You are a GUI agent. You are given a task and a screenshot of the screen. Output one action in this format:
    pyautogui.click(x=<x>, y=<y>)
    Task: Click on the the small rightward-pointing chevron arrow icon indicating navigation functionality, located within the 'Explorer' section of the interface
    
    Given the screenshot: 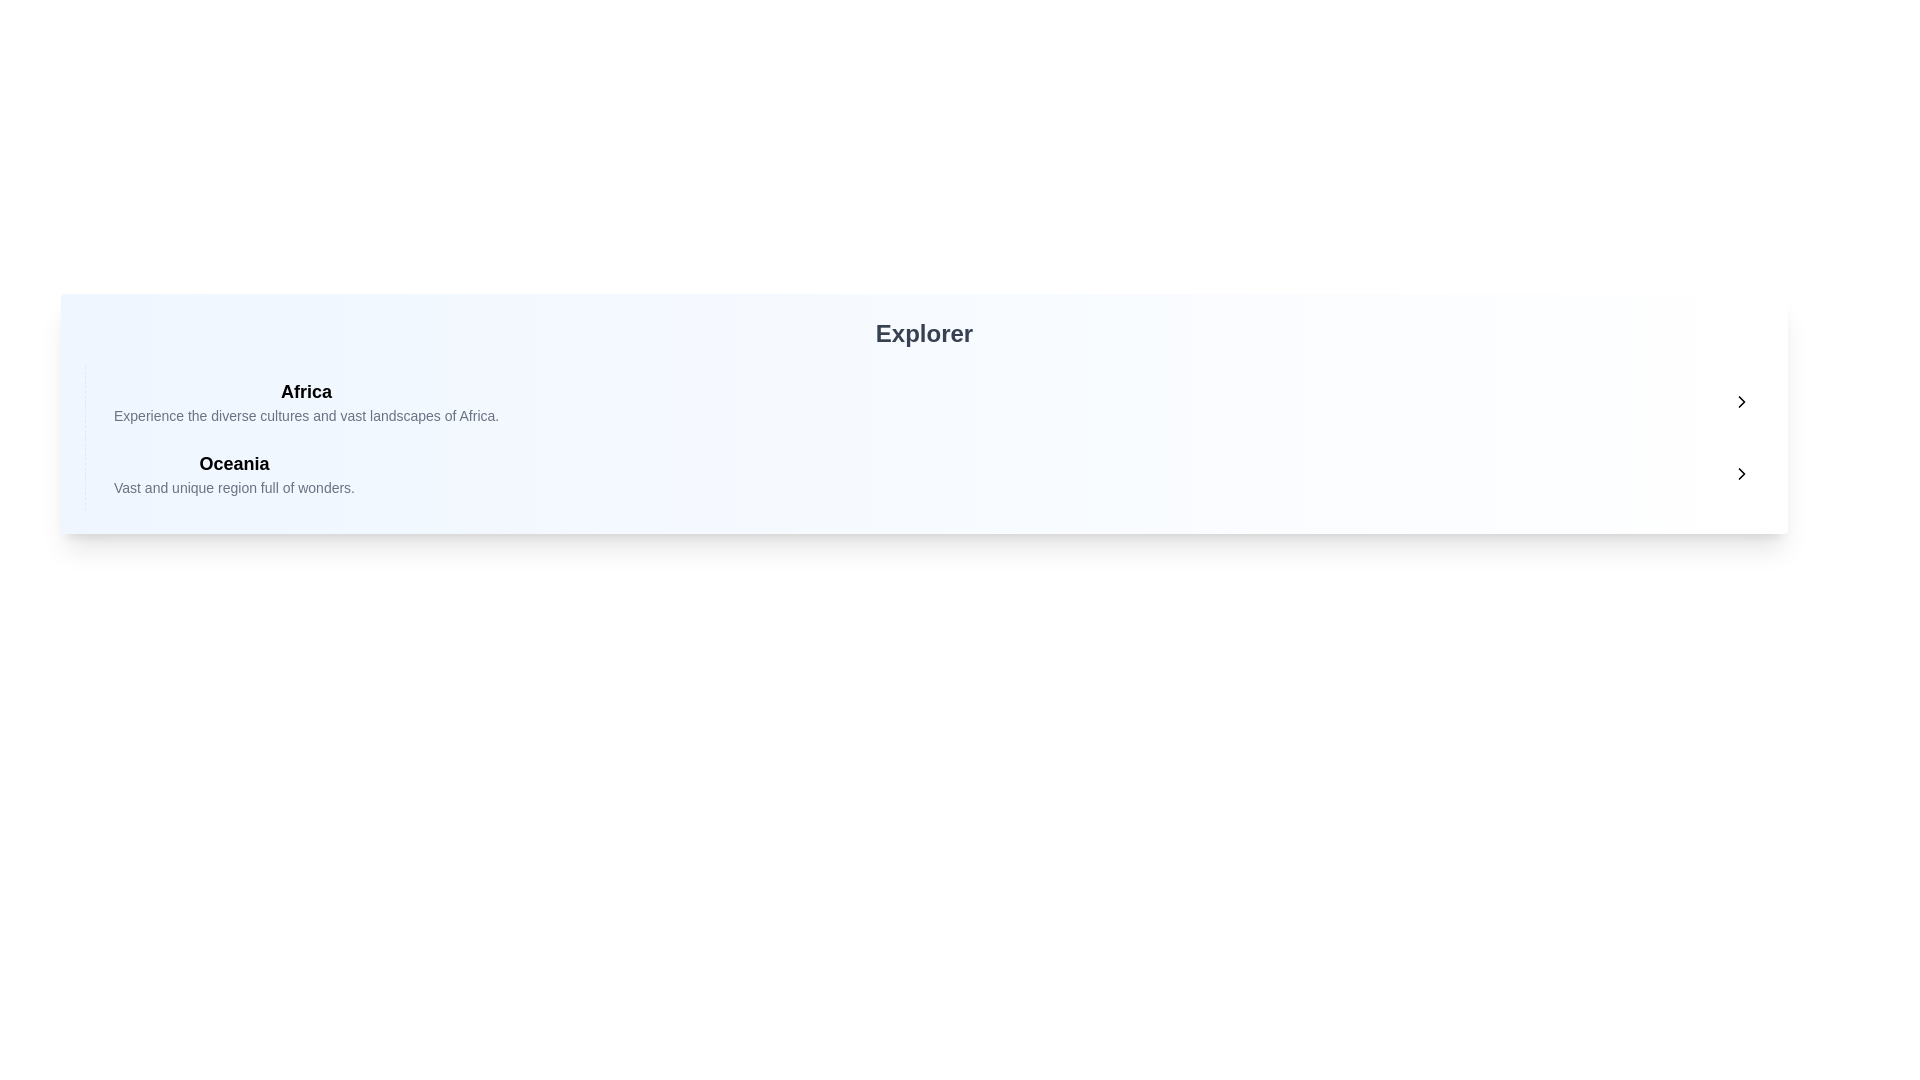 What is the action you would take?
    pyautogui.click(x=1741, y=401)
    